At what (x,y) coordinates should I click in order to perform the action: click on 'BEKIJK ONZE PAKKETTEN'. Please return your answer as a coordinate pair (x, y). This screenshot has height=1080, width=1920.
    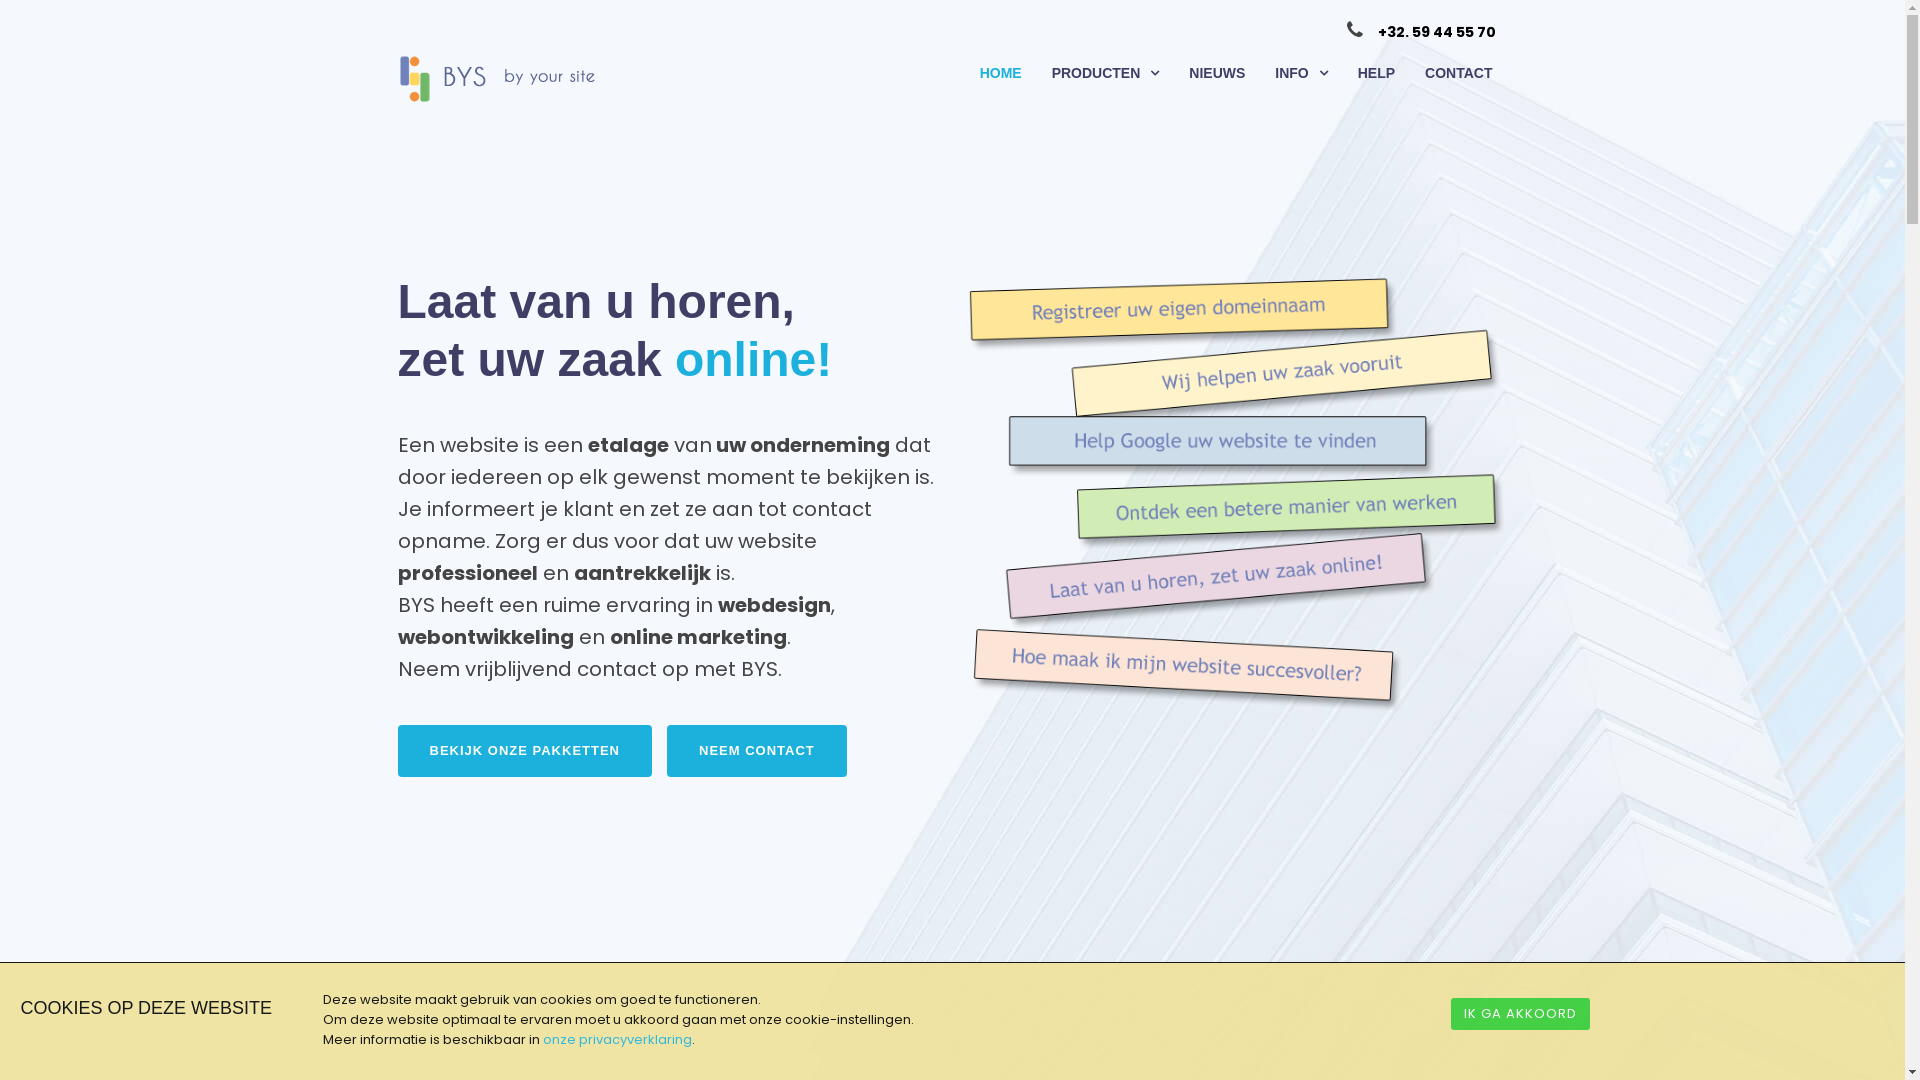
    Looking at the image, I should click on (525, 751).